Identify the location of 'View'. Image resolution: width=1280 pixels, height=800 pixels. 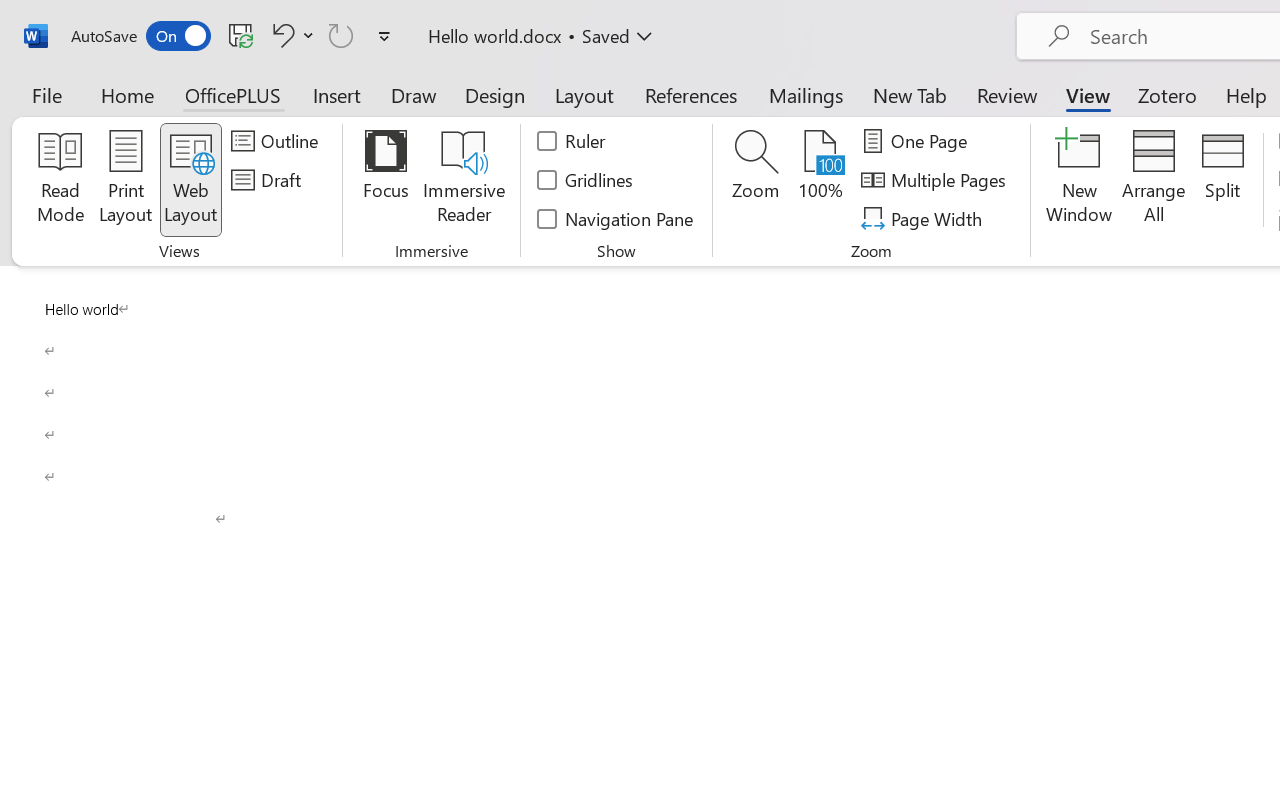
(1087, 94).